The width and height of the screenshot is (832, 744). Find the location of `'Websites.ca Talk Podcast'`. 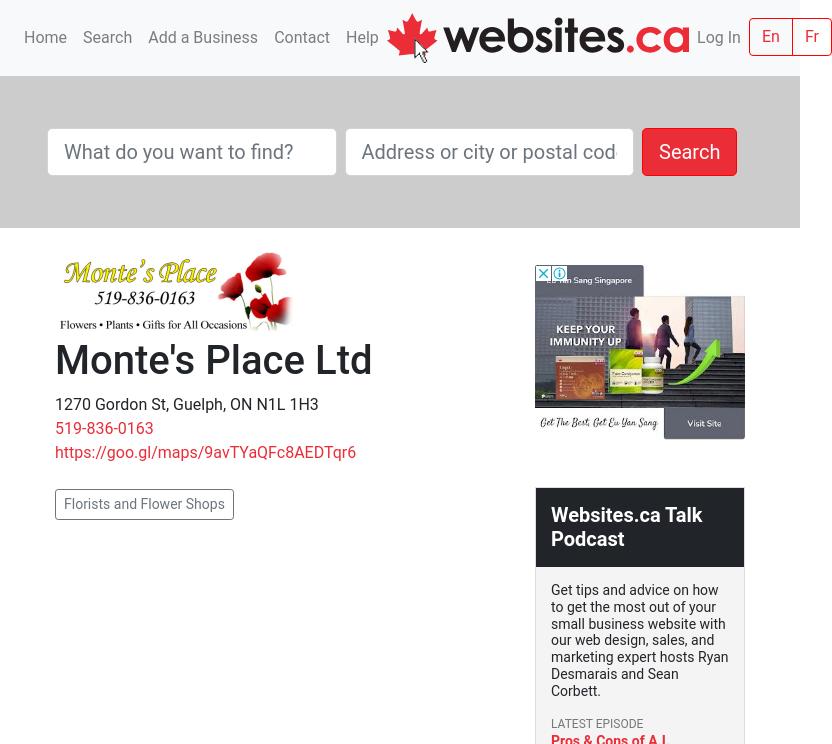

'Websites.ca Talk Podcast' is located at coordinates (551, 526).